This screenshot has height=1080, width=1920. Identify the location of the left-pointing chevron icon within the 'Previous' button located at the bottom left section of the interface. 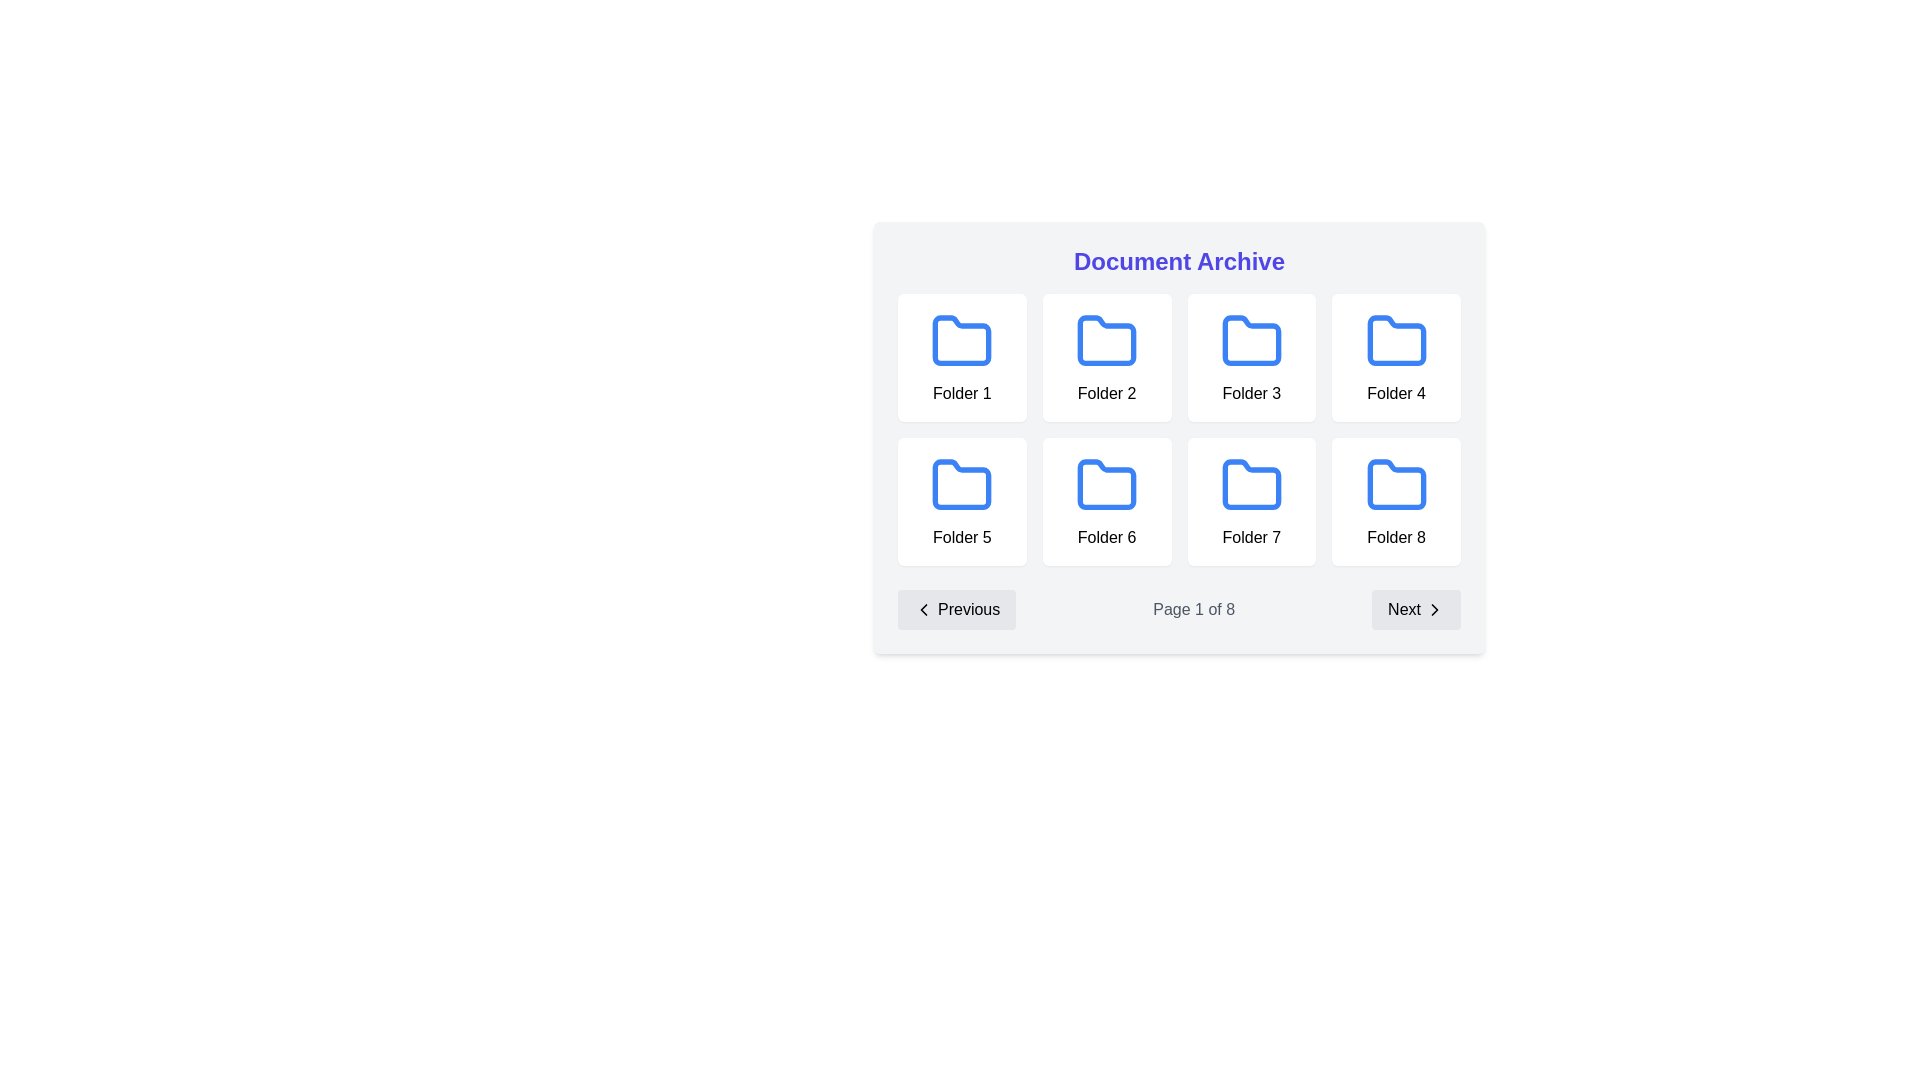
(923, 608).